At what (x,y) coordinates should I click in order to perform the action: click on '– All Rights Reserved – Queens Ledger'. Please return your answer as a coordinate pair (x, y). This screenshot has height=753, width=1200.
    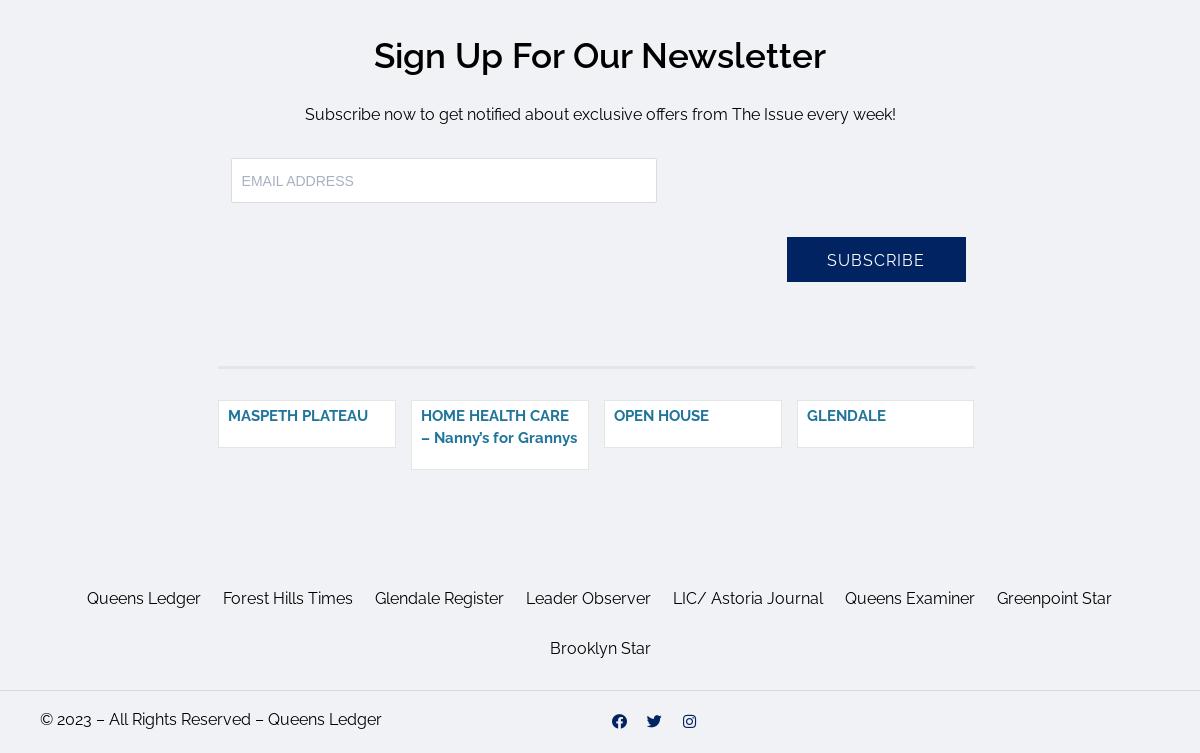
    Looking at the image, I should click on (236, 717).